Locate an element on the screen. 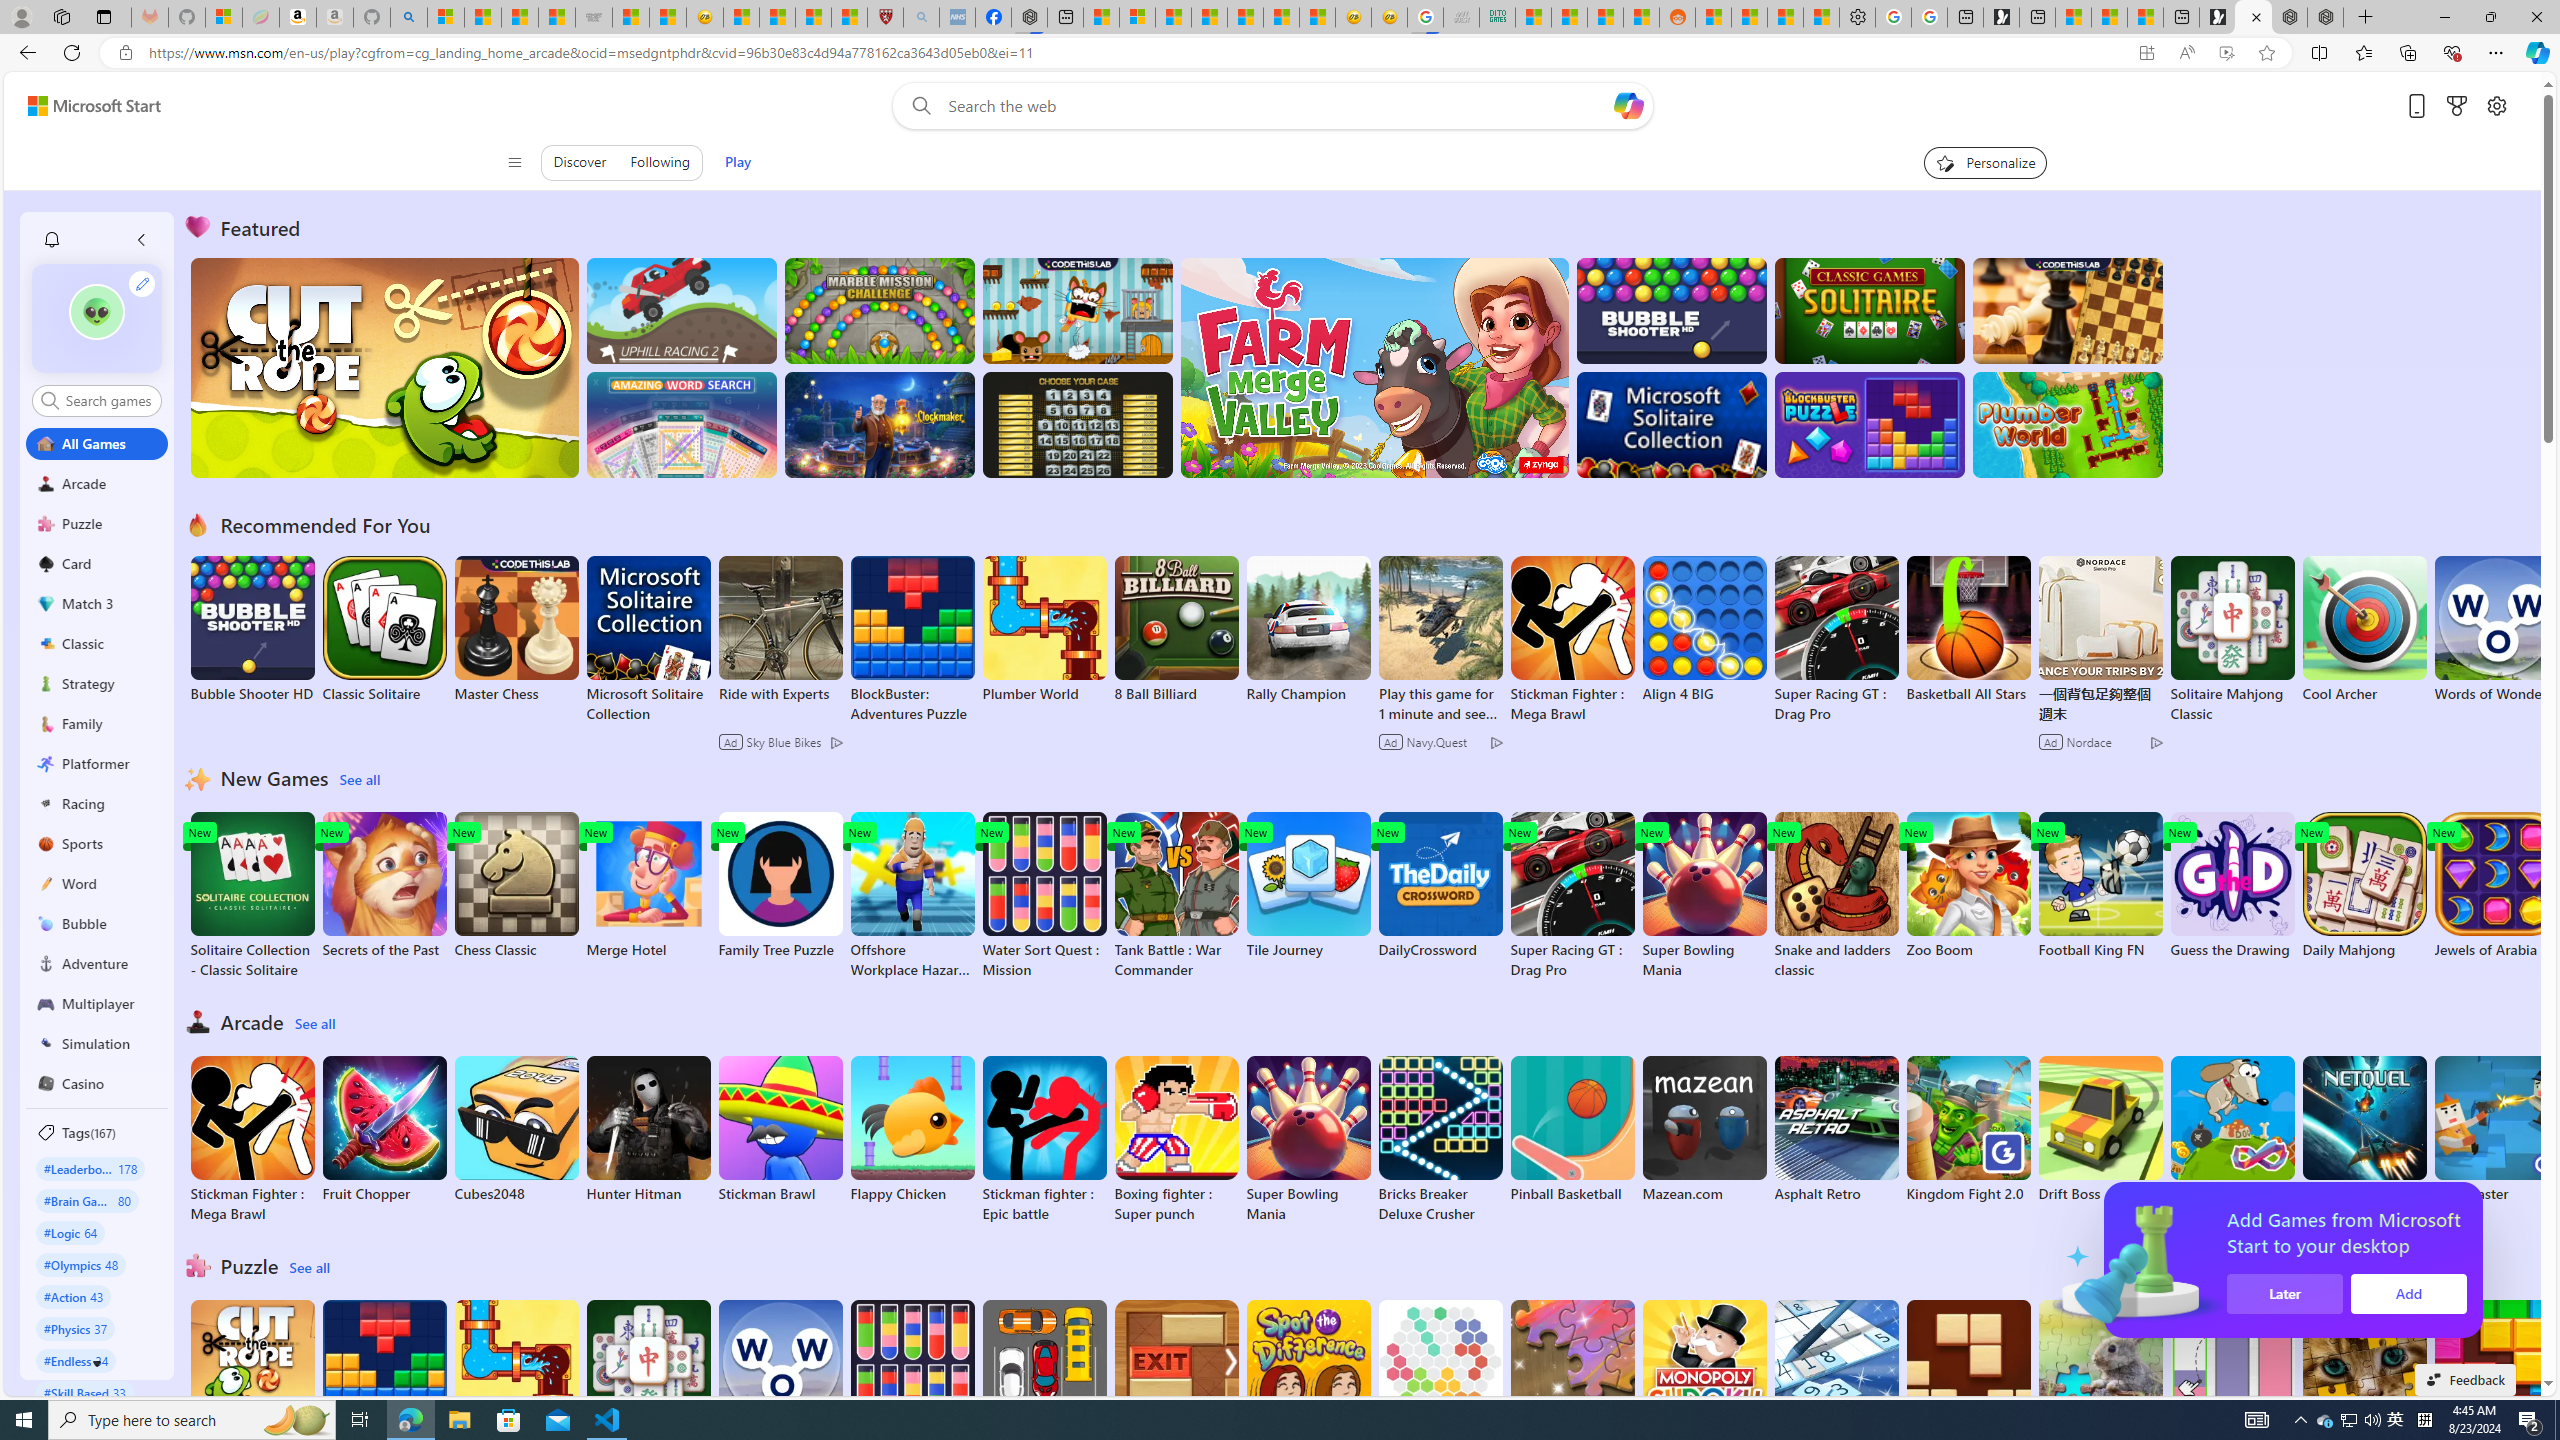 The image size is (2560, 1440). 'Squicky' is located at coordinates (1076, 310).